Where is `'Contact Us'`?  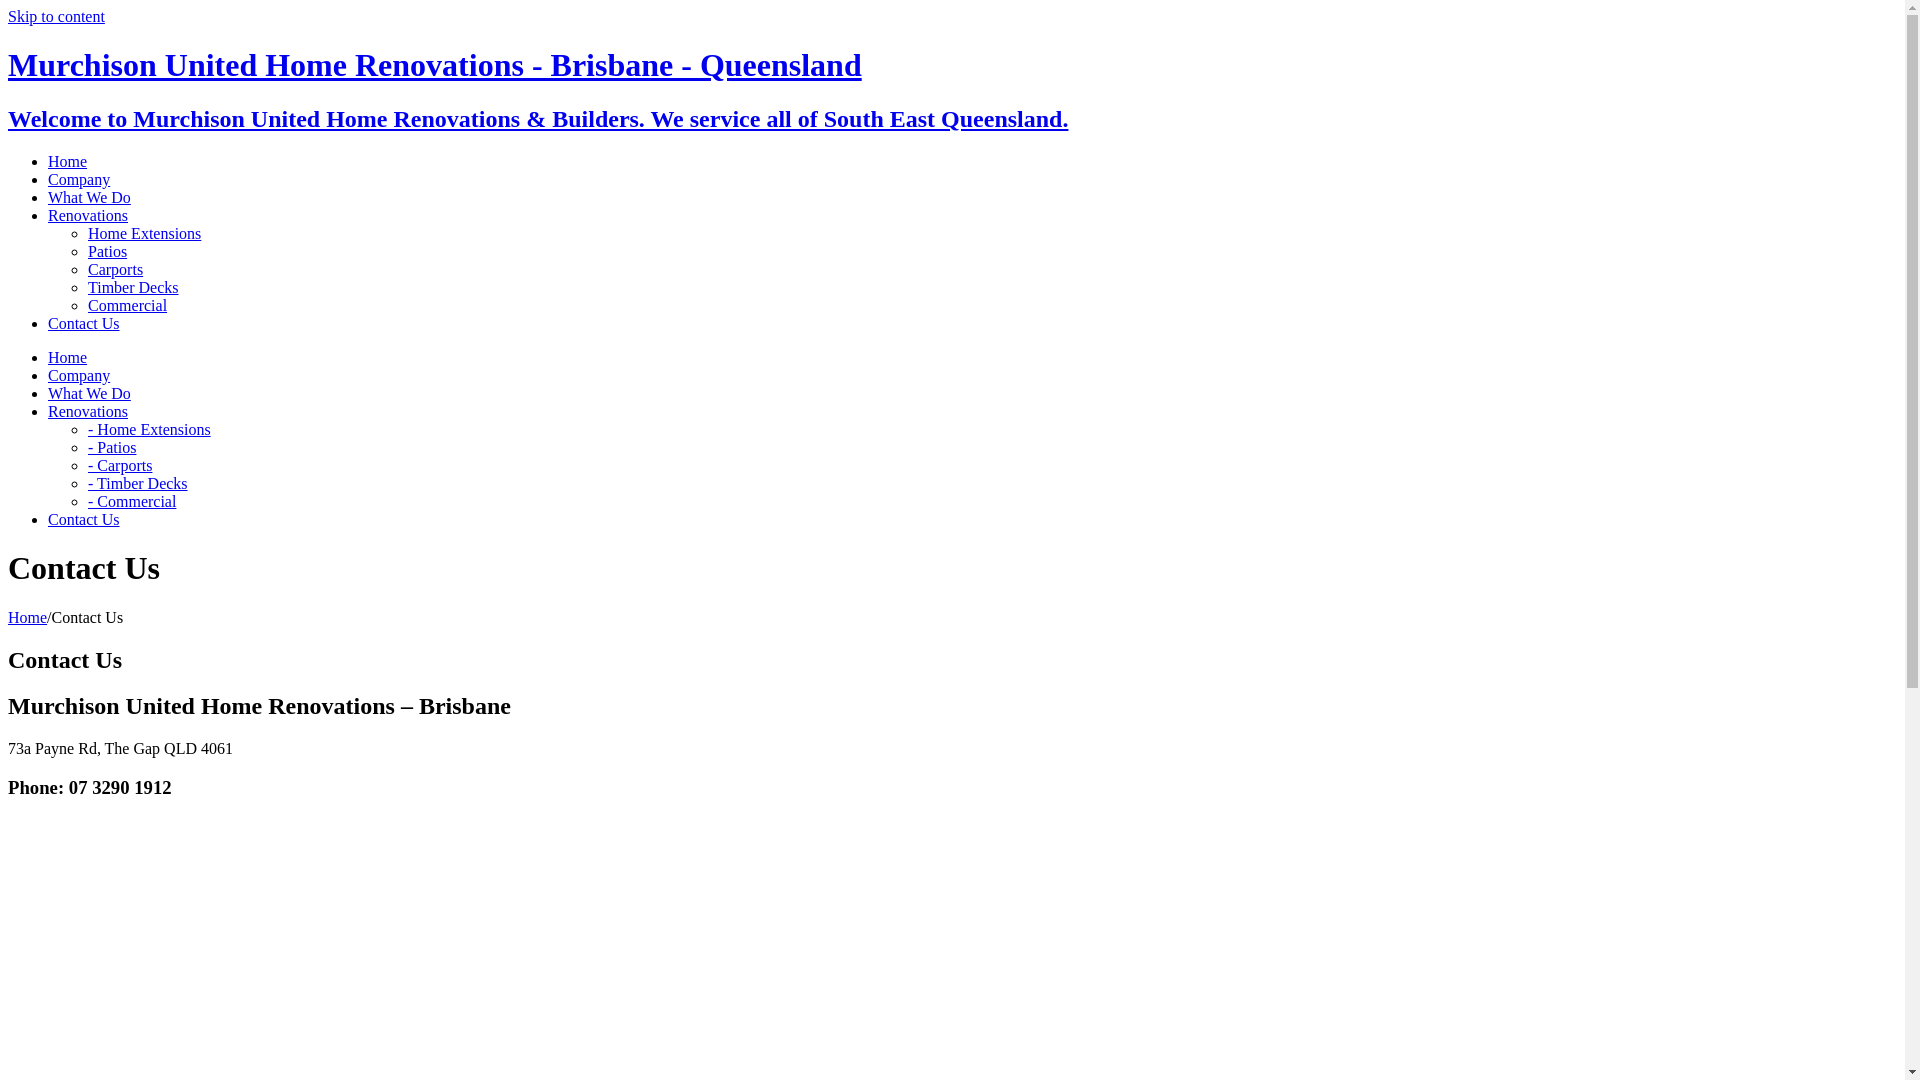
'Contact Us' is located at coordinates (82, 322).